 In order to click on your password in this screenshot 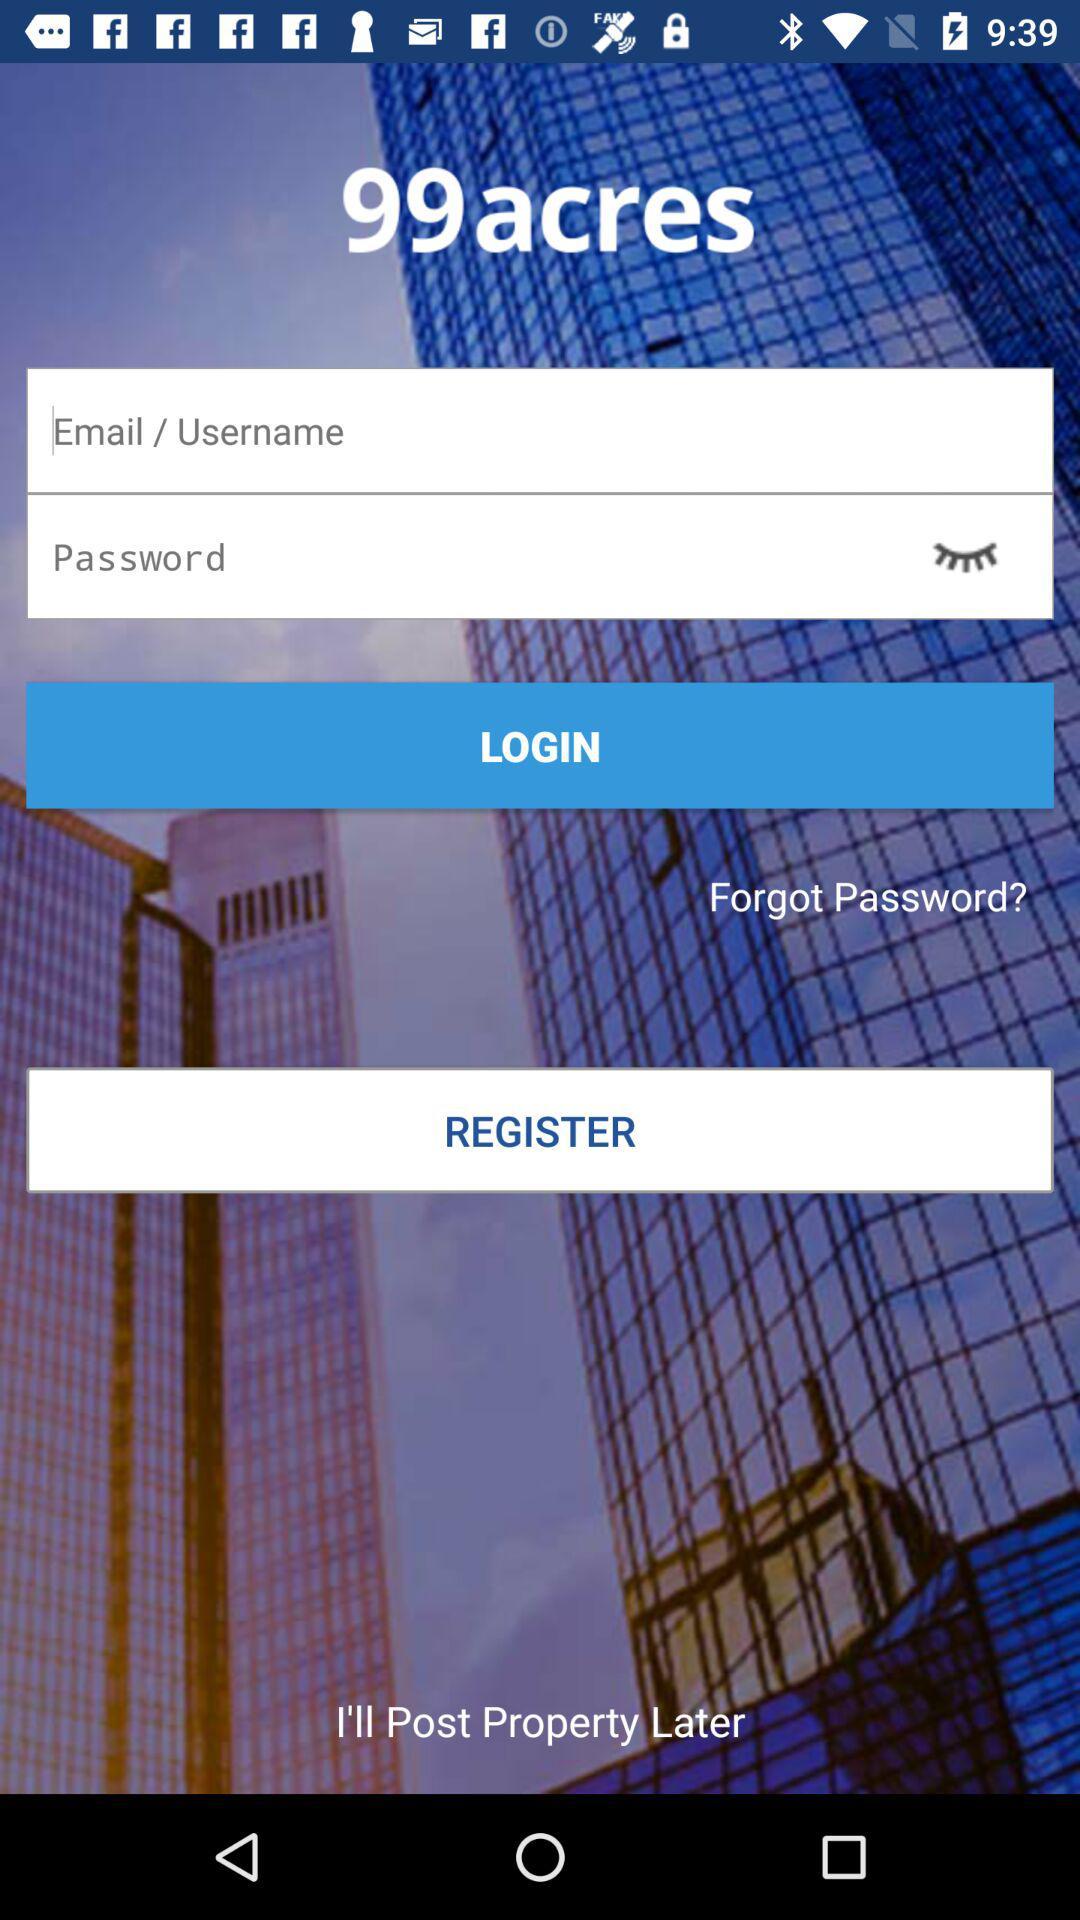, I will do `click(540, 556)`.